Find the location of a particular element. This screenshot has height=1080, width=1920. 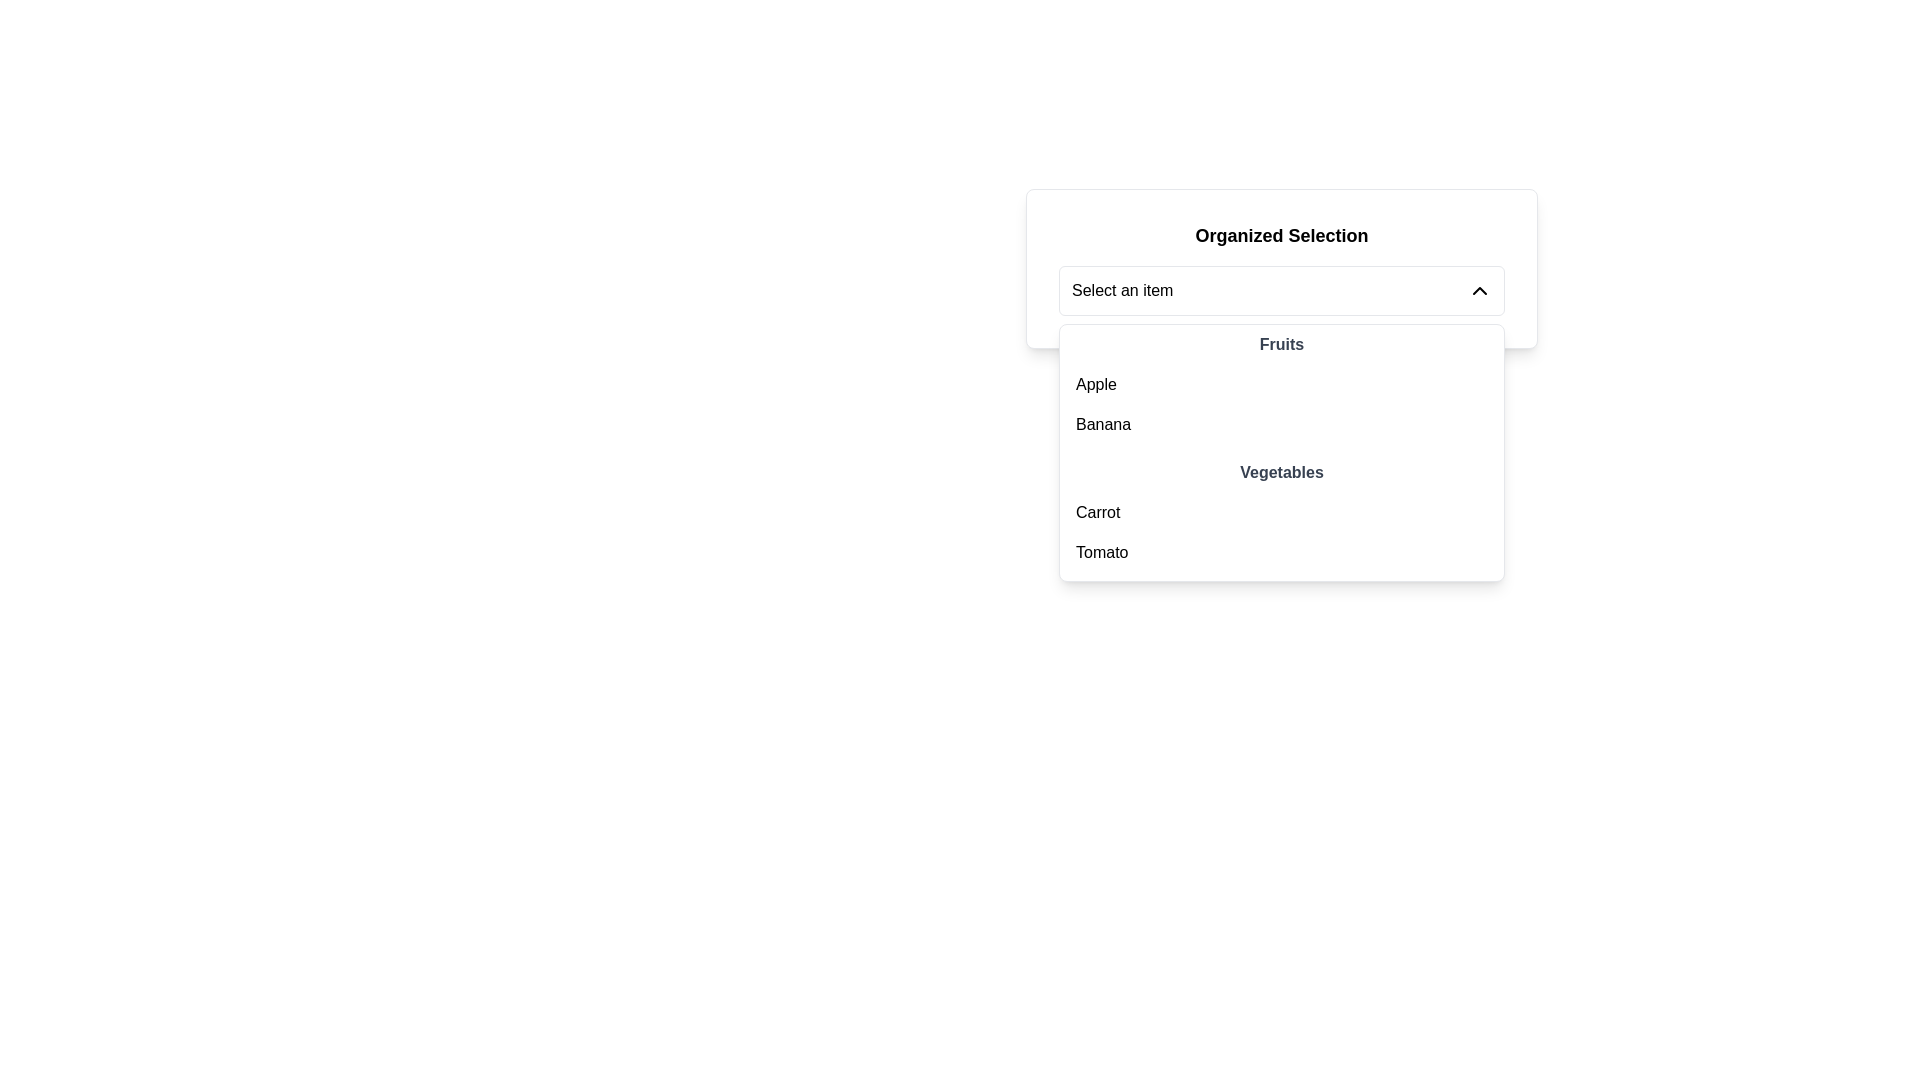

the downward-pointing chevron icon in the dropdown field labeled 'Select an item' is located at coordinates (1479, 290).